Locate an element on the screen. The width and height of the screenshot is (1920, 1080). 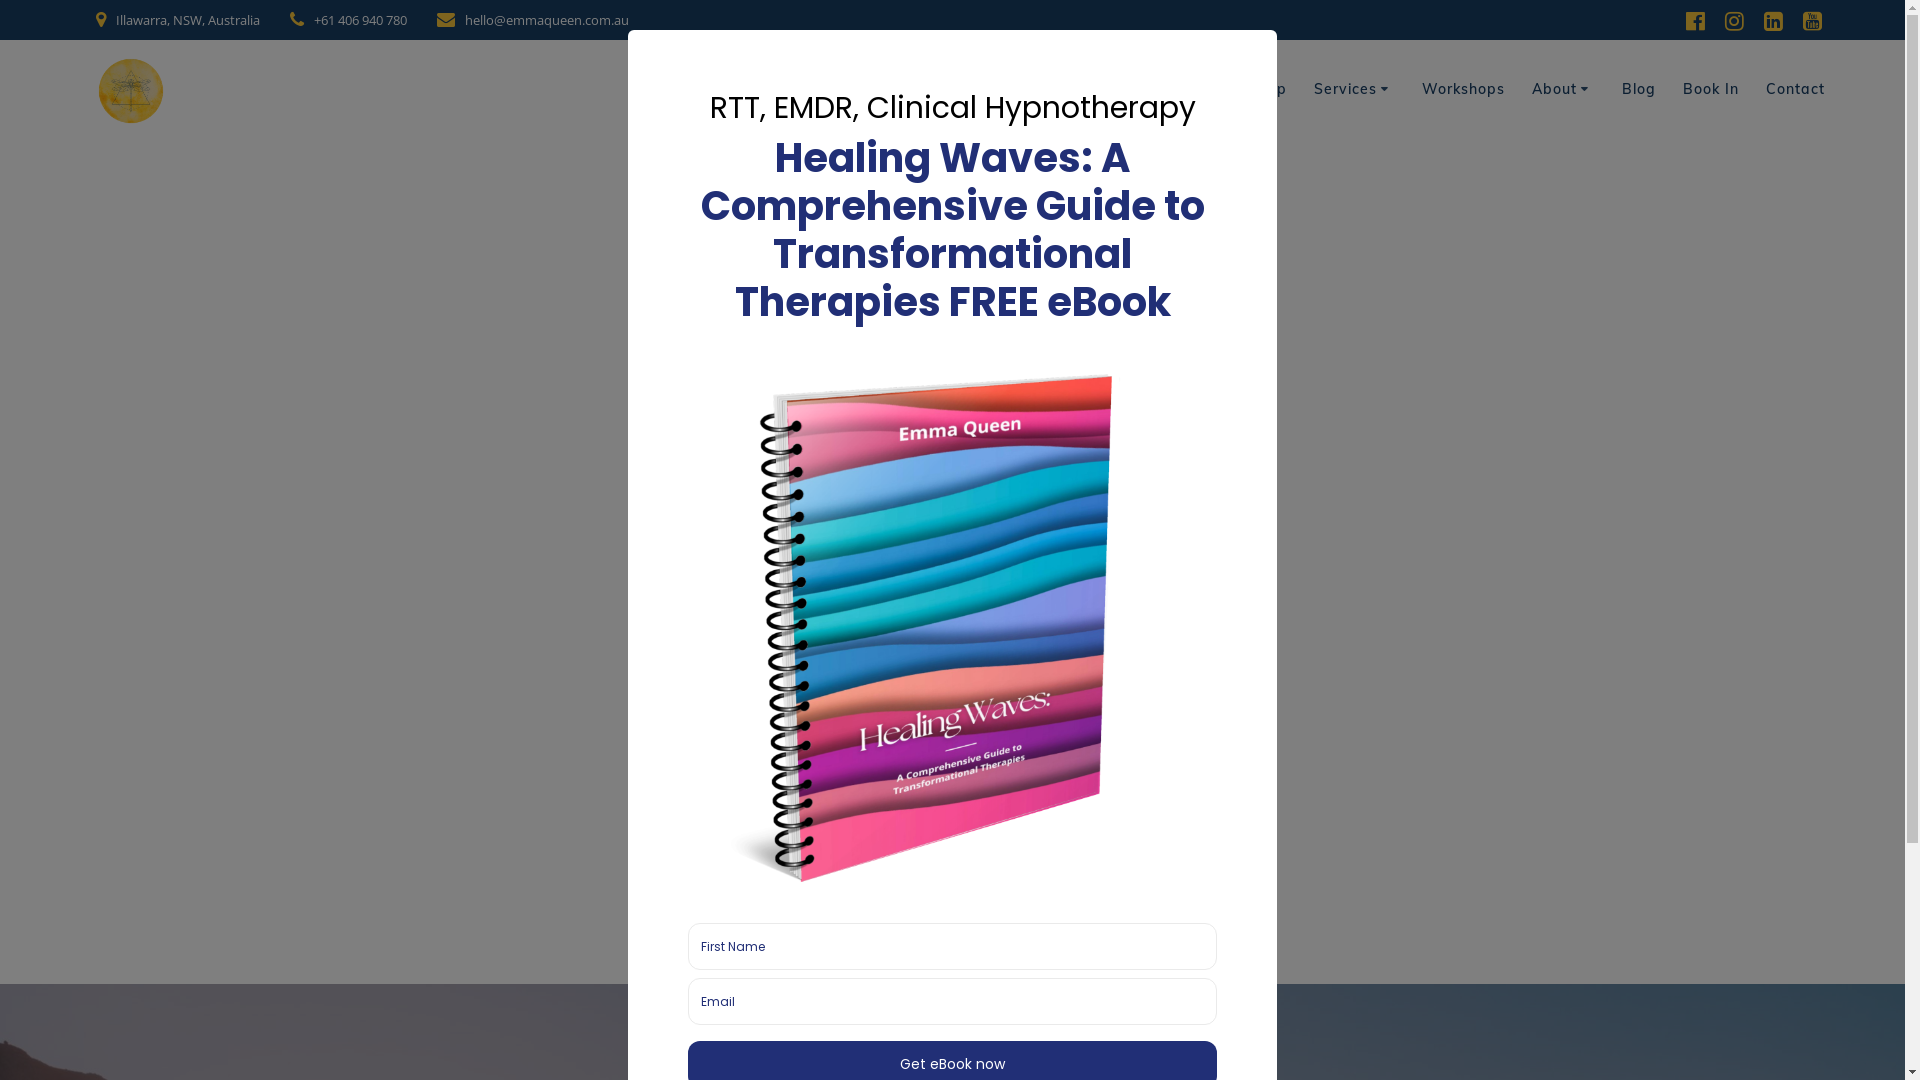
'Book In' is located at coordinates (1709, 90).